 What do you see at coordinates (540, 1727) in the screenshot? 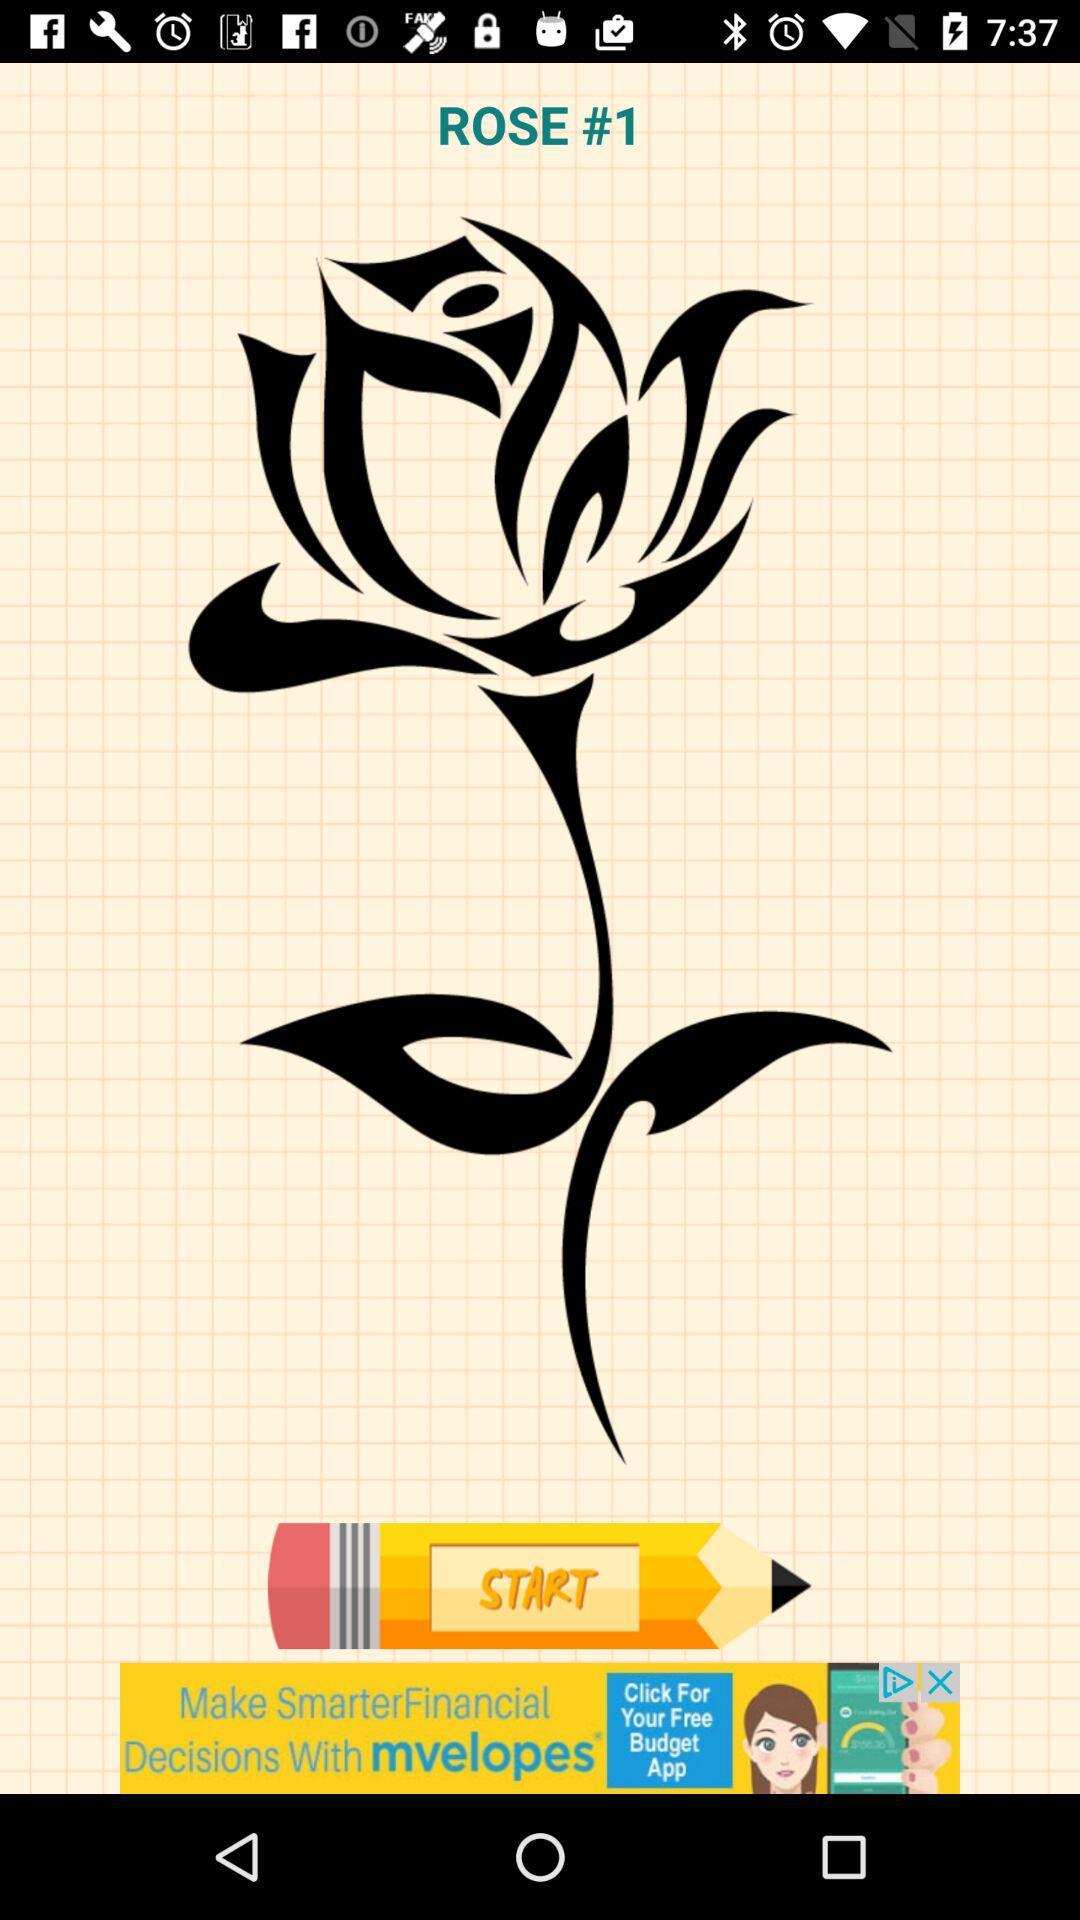
I see `the advertisement` at bounding box center [540, 1727].